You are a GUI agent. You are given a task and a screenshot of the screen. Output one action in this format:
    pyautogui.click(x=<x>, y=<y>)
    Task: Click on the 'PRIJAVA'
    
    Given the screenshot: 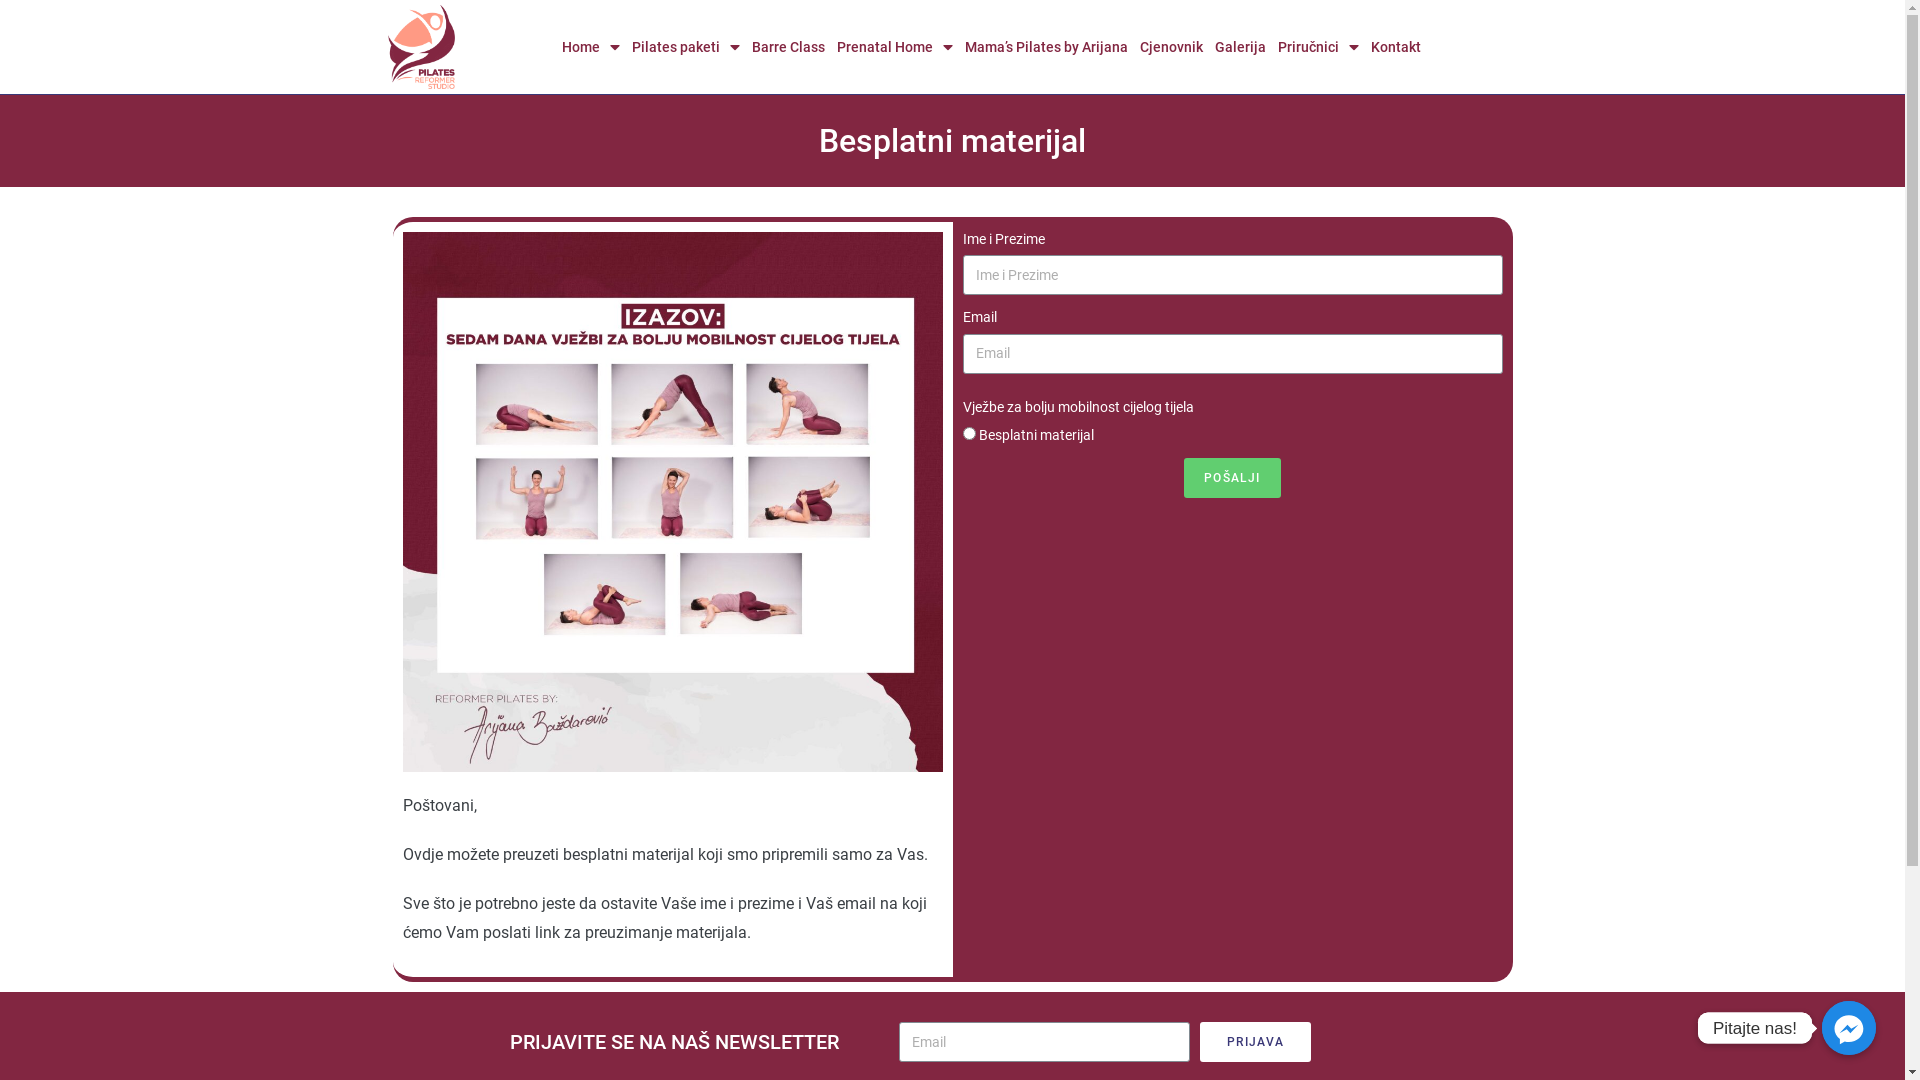 What is the action you would take?
    pyautogui.click(x=1200, y=1040)
    